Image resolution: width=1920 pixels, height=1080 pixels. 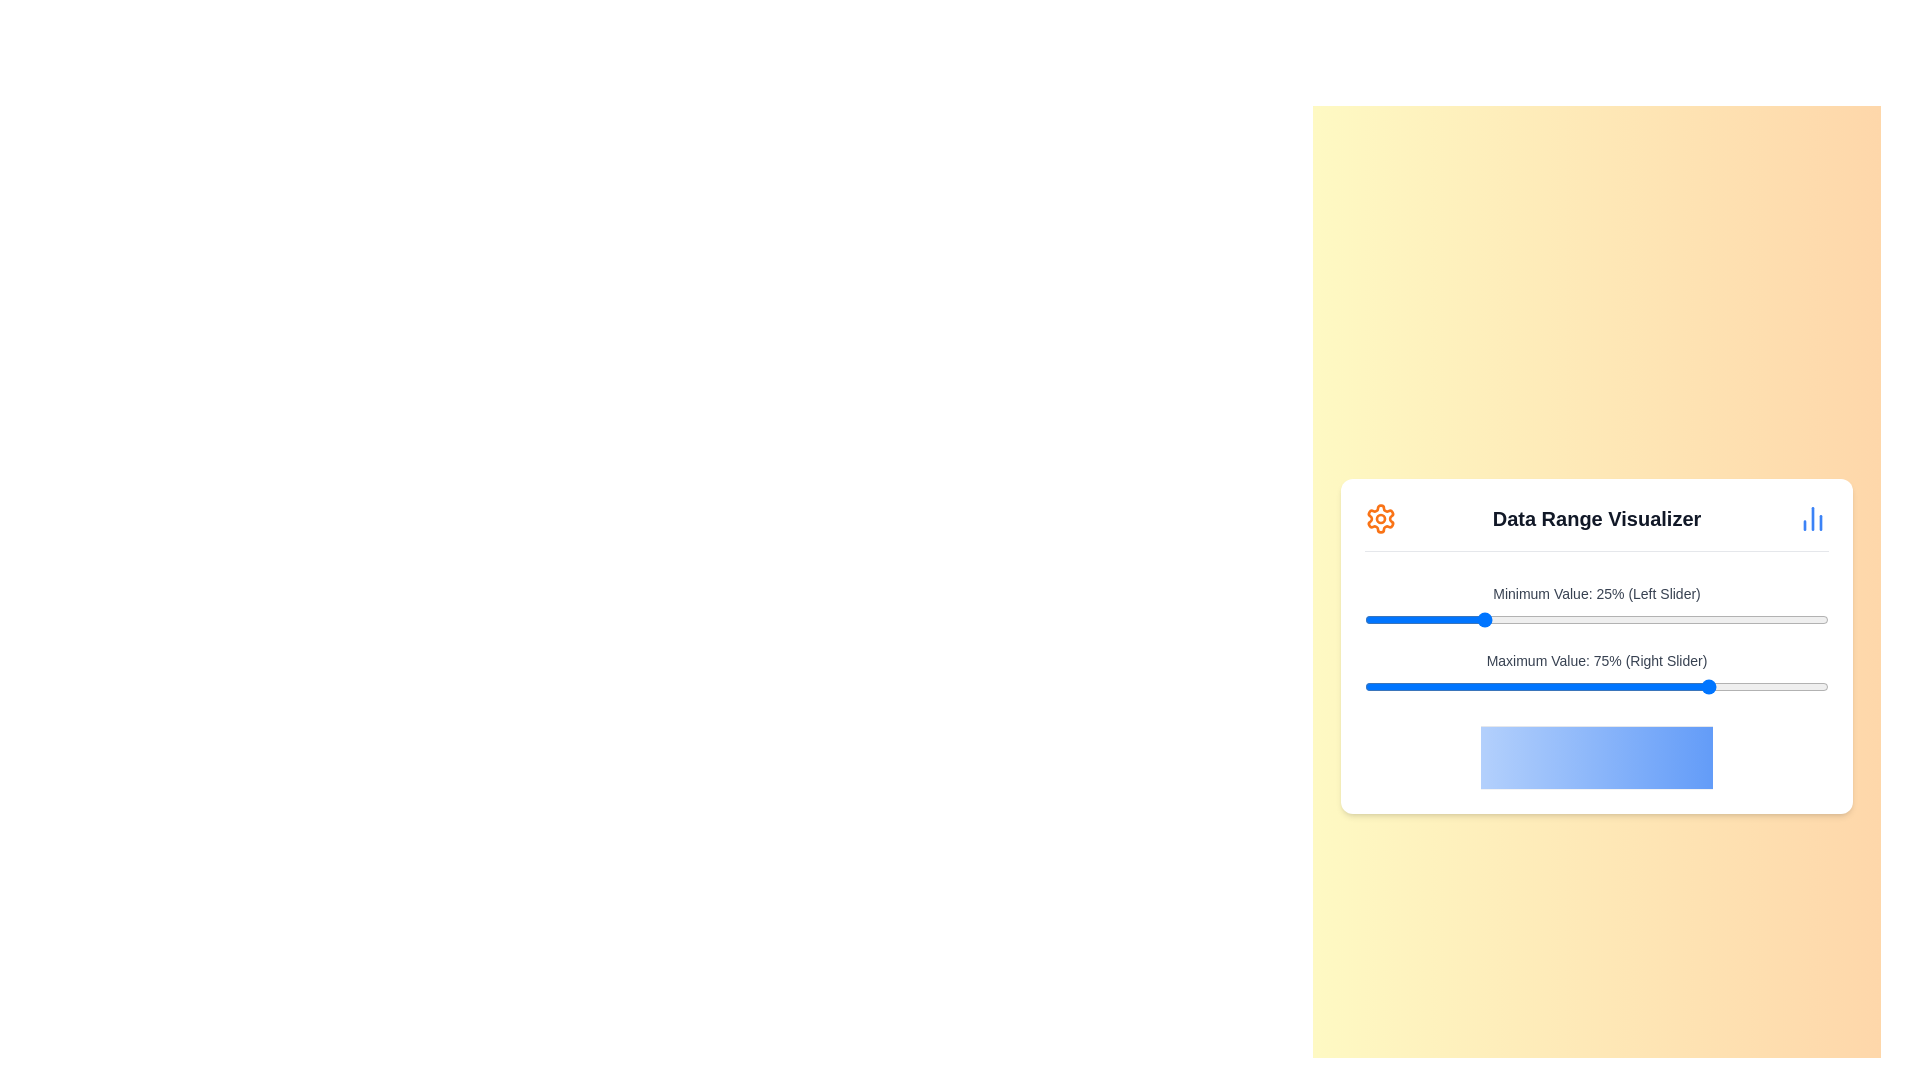 I want to click on the settings icon located in the upper left corner of the card's header area, so click(x=1380, y=516).